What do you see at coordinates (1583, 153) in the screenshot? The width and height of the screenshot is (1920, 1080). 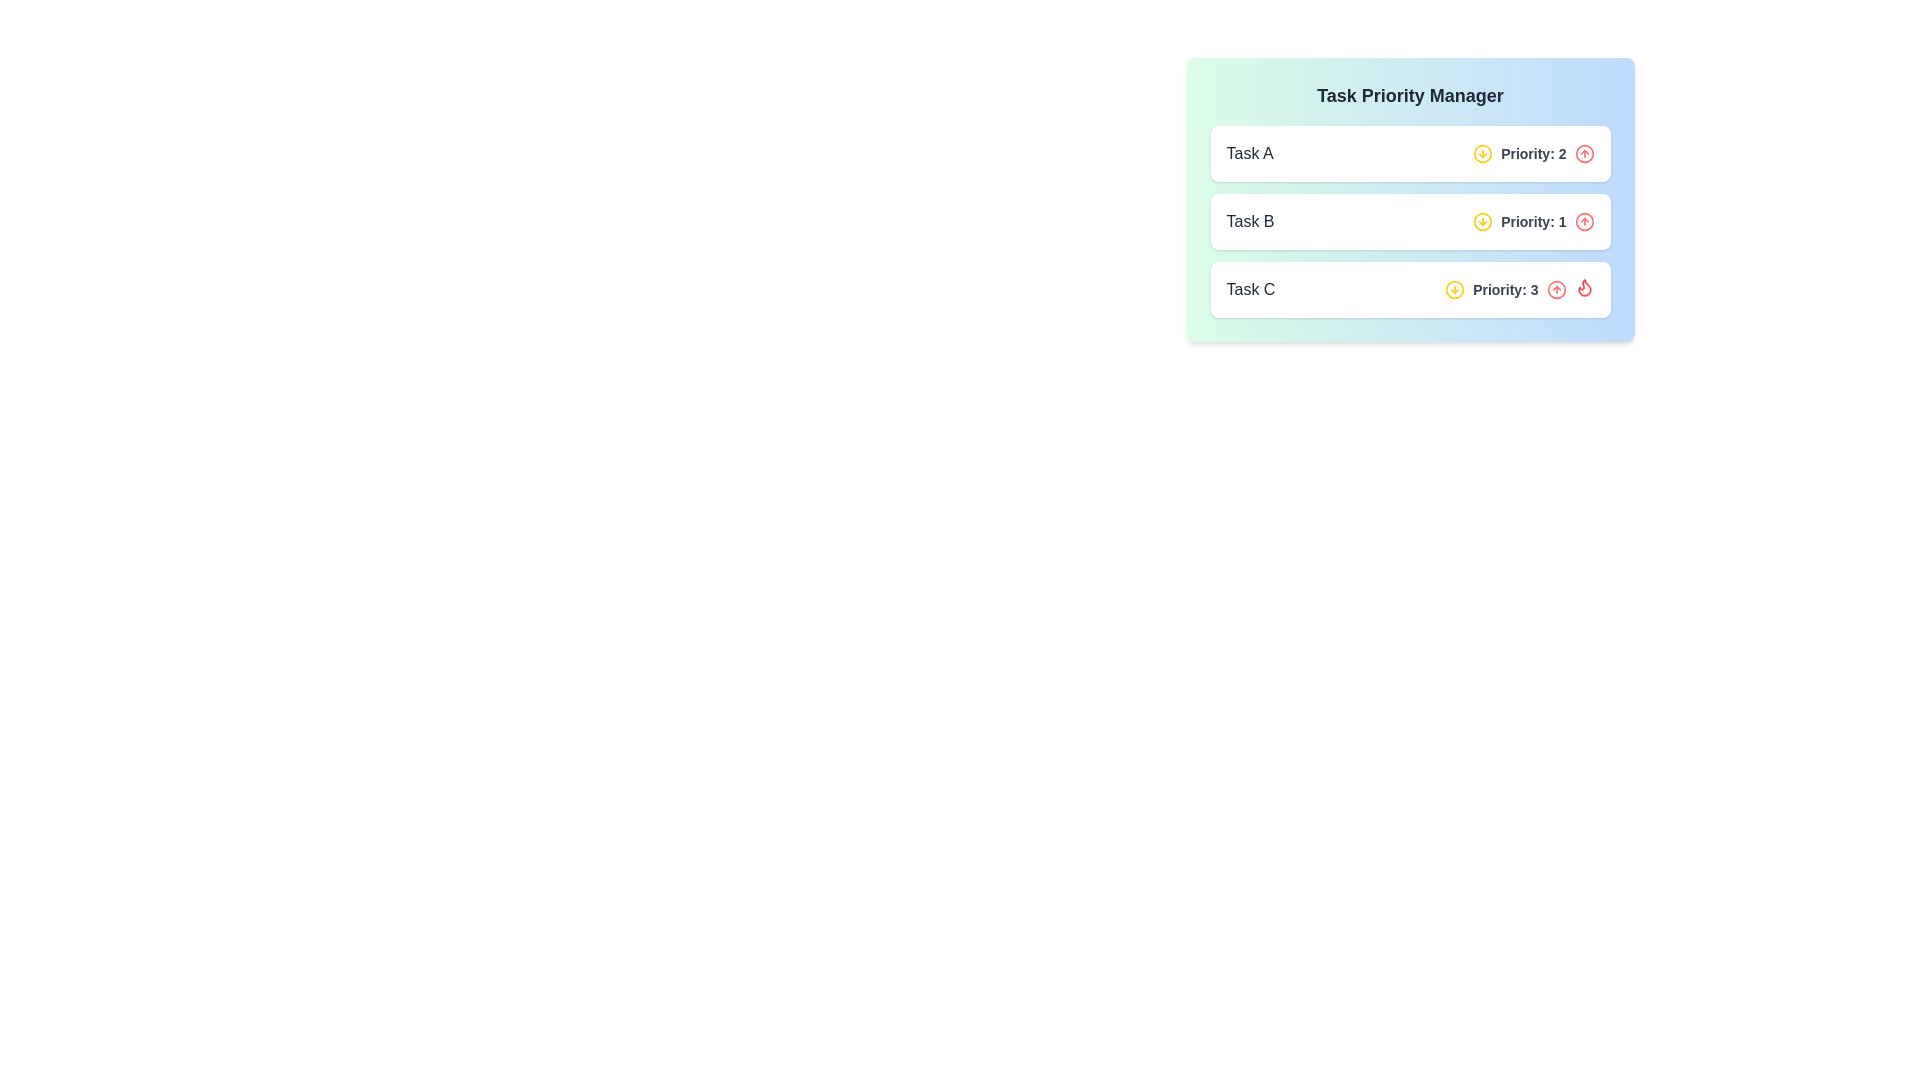 I see `the circular graphical shape that is part of the upward action icon located to the far-right of the 'Priority: 2' indicator for 'Task A'` at bounding box center [1583, 153].